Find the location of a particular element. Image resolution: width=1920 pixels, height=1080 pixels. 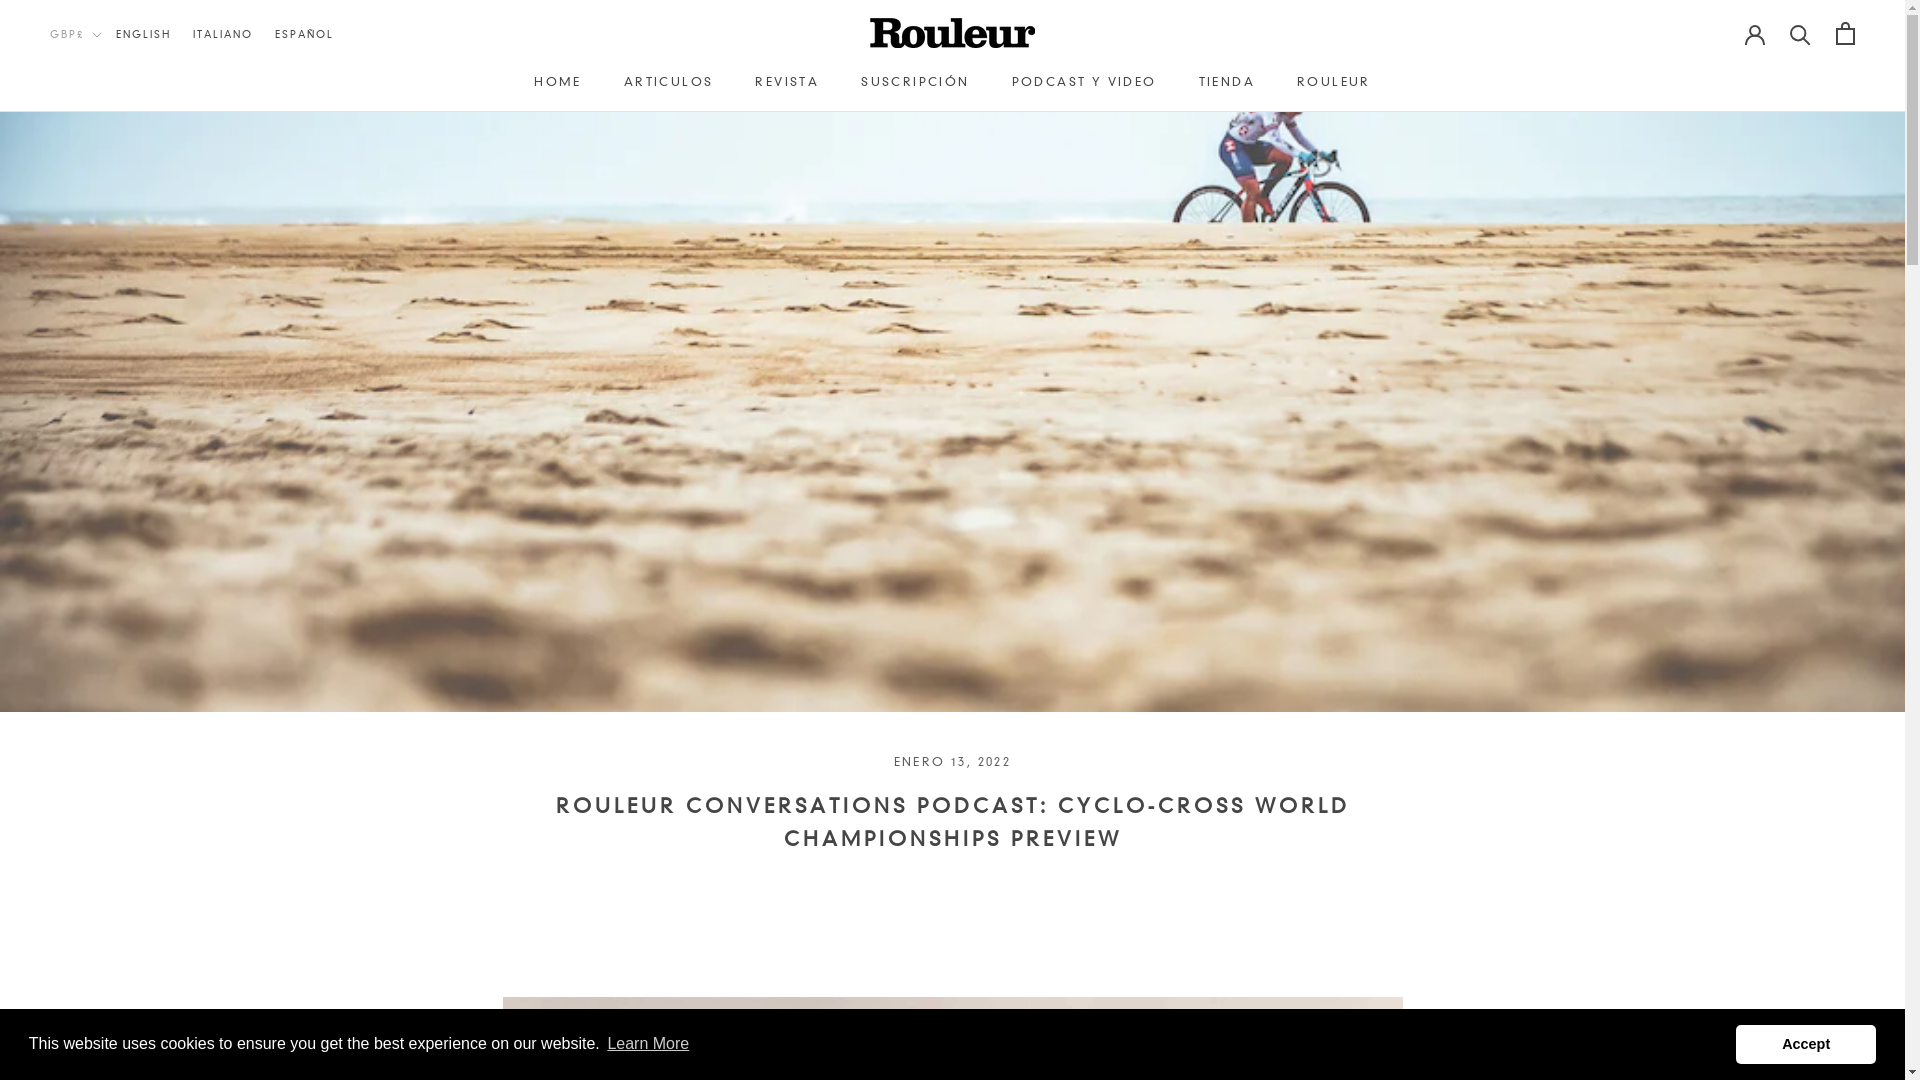

'GMD' is located at coordinates (112, 1004).